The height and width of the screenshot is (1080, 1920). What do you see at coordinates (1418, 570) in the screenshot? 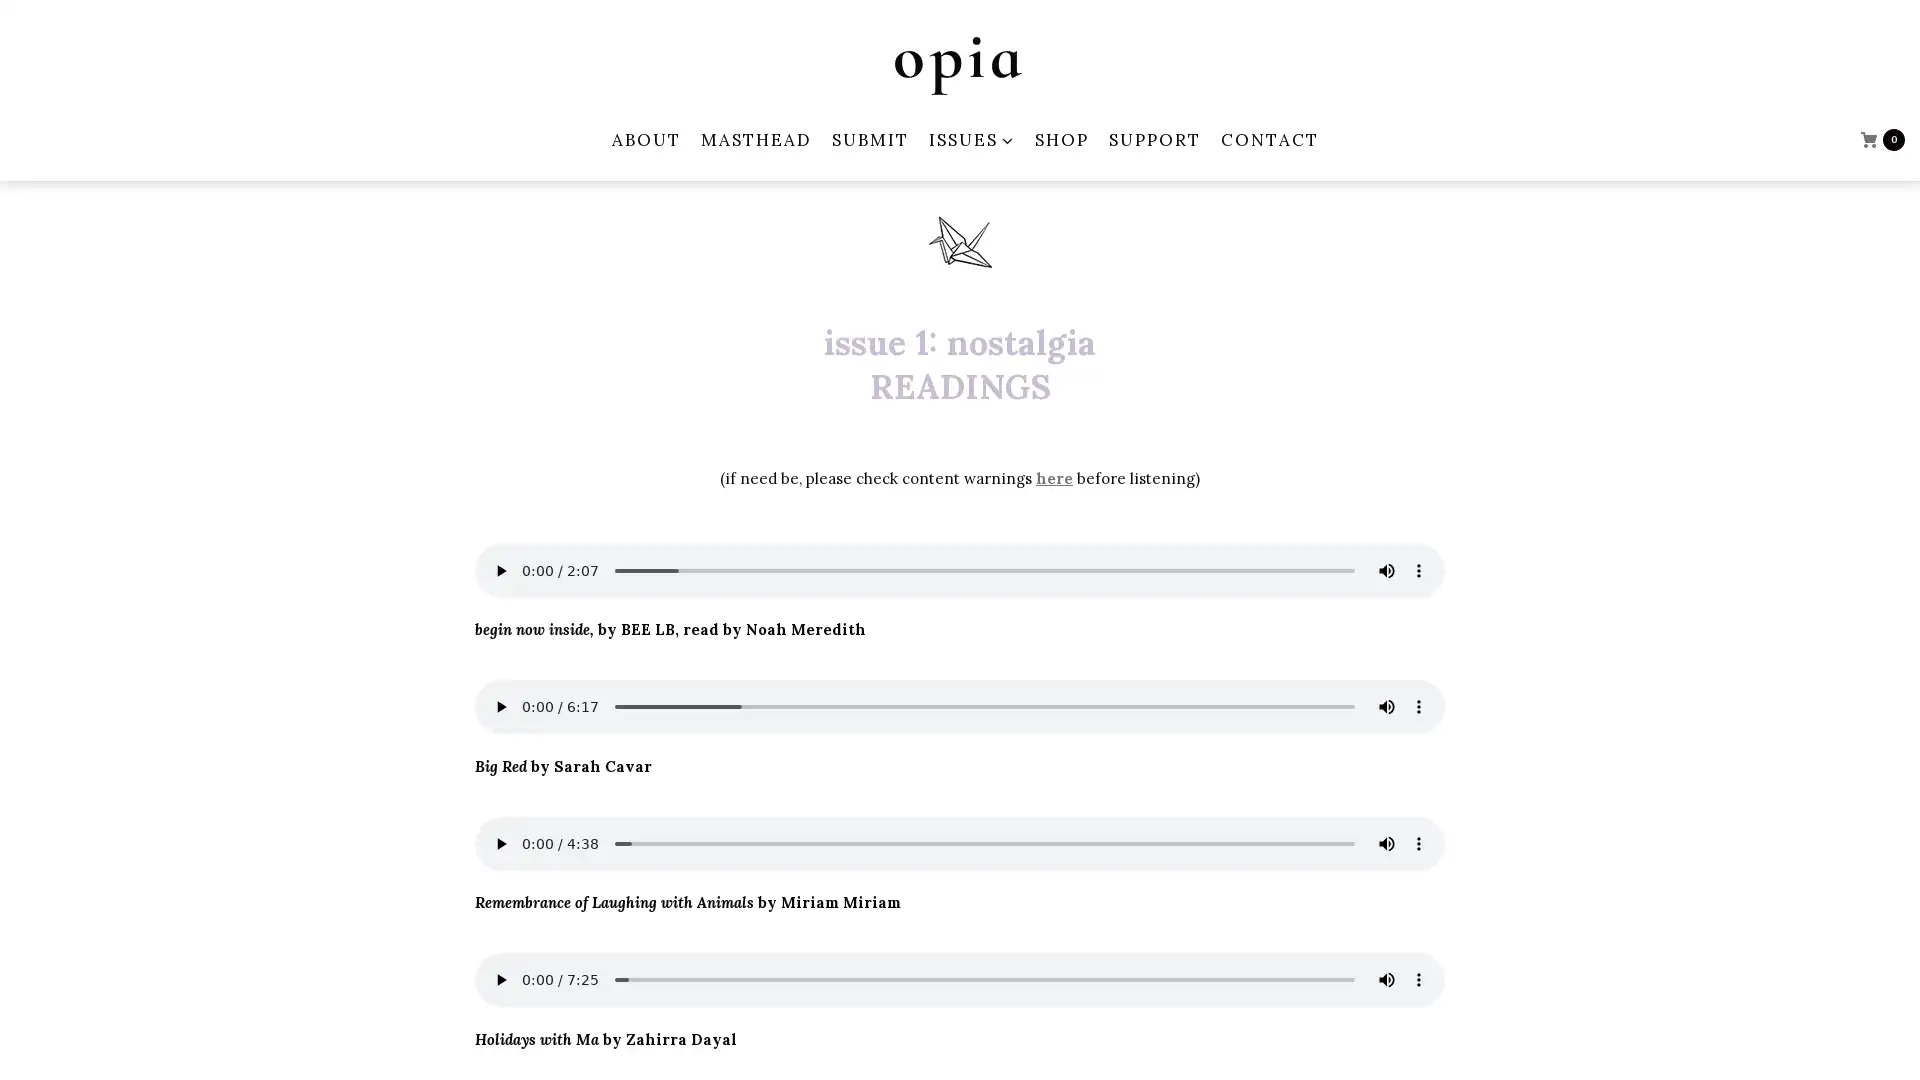
I see `show more media controls` at bounding box center [1418, 570].